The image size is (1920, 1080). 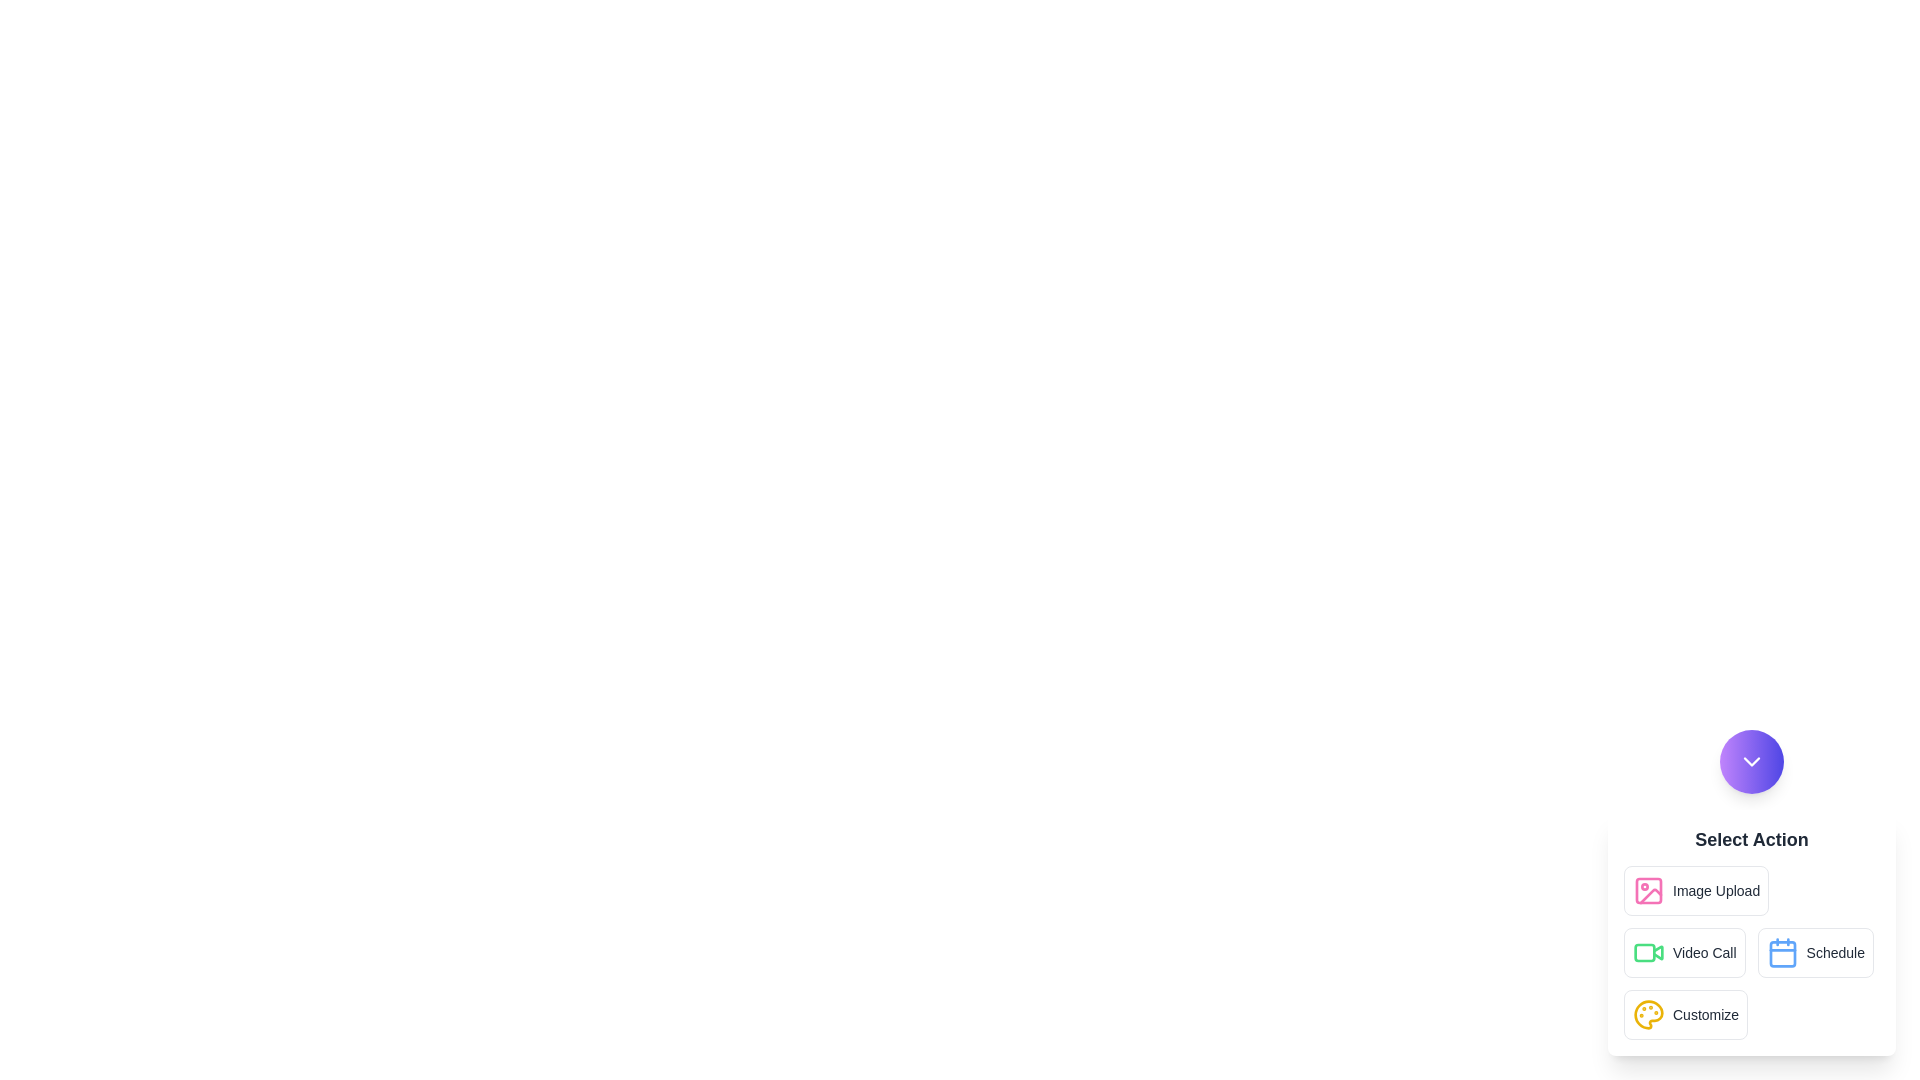 What do you see at coordinates (1648, 1014) in the screenshot?
I see `the 'Customize' icon located in the dropdown menu at the bottom right section of the interface` at bounding box center [1648, 1014].